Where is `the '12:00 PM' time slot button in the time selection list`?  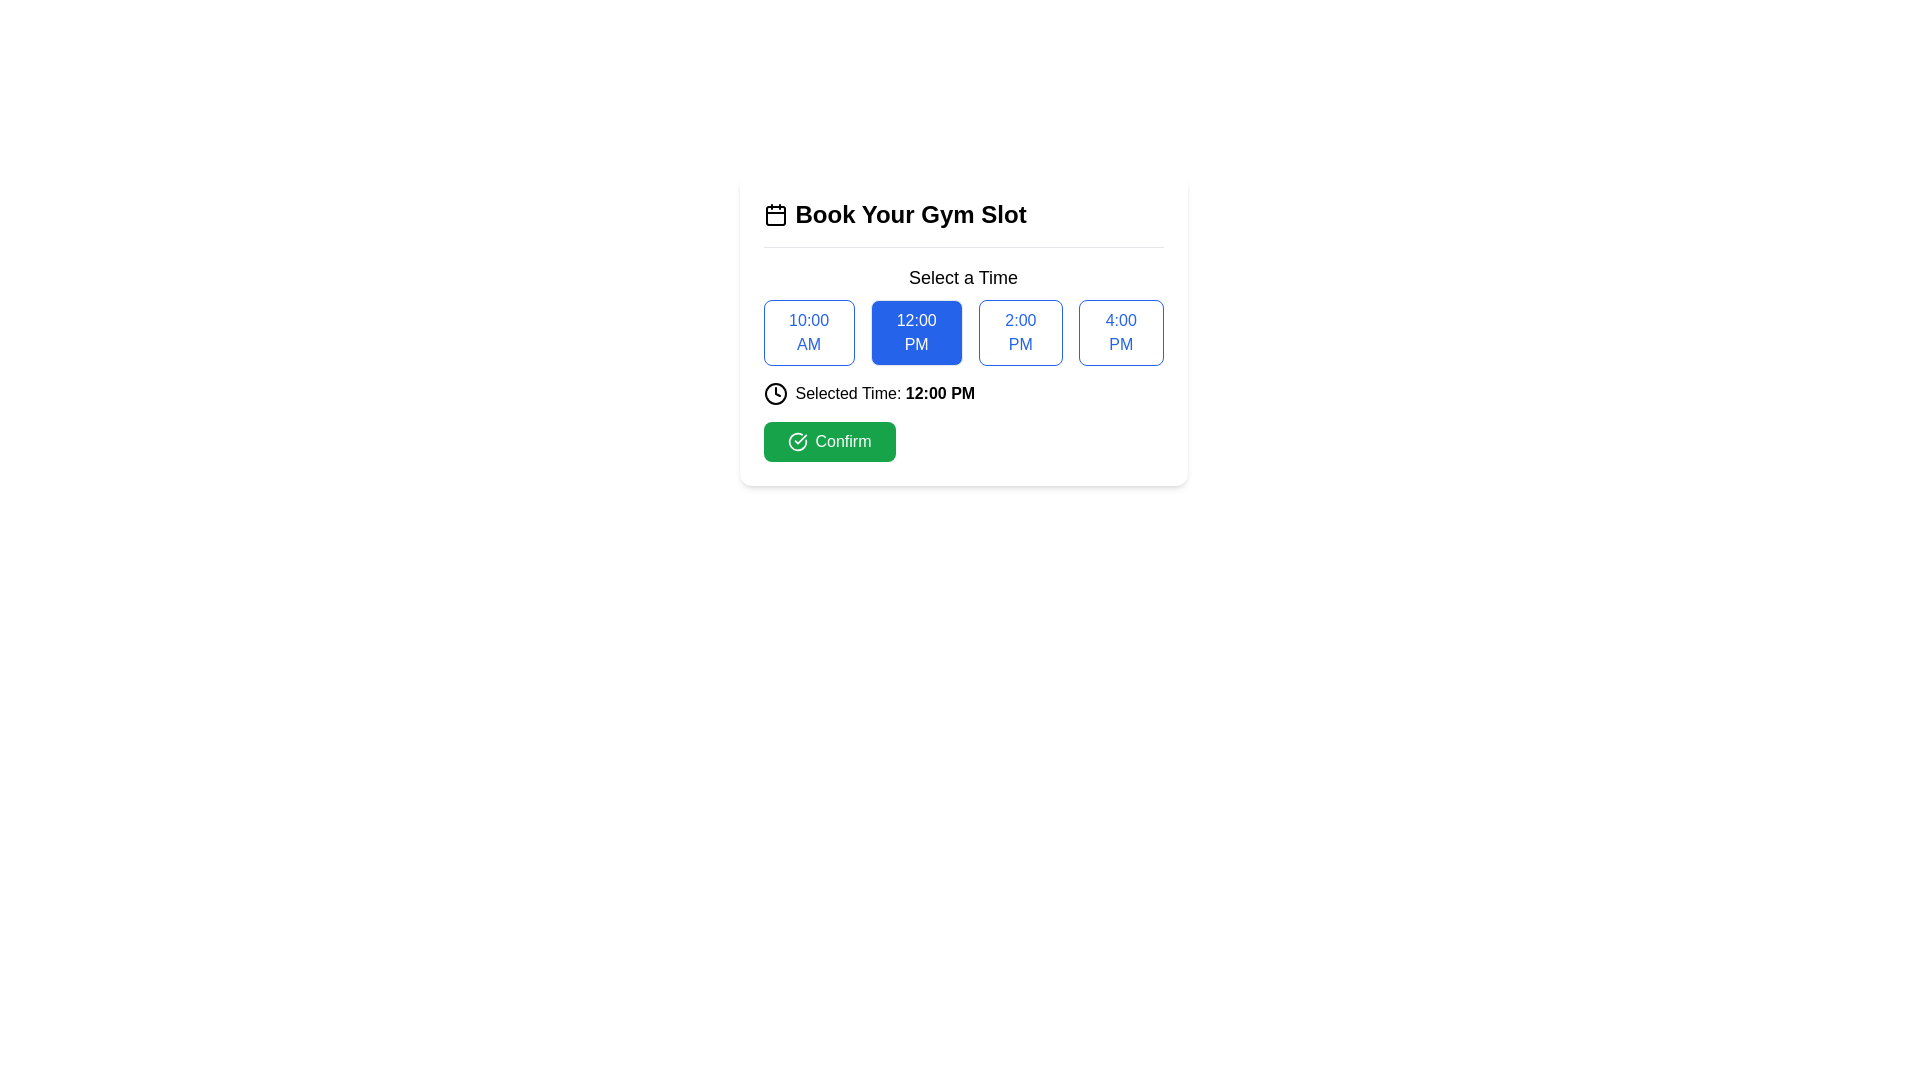 the '12:00 PM' time slot button in the time selection list is located at coordinates (915, 331).